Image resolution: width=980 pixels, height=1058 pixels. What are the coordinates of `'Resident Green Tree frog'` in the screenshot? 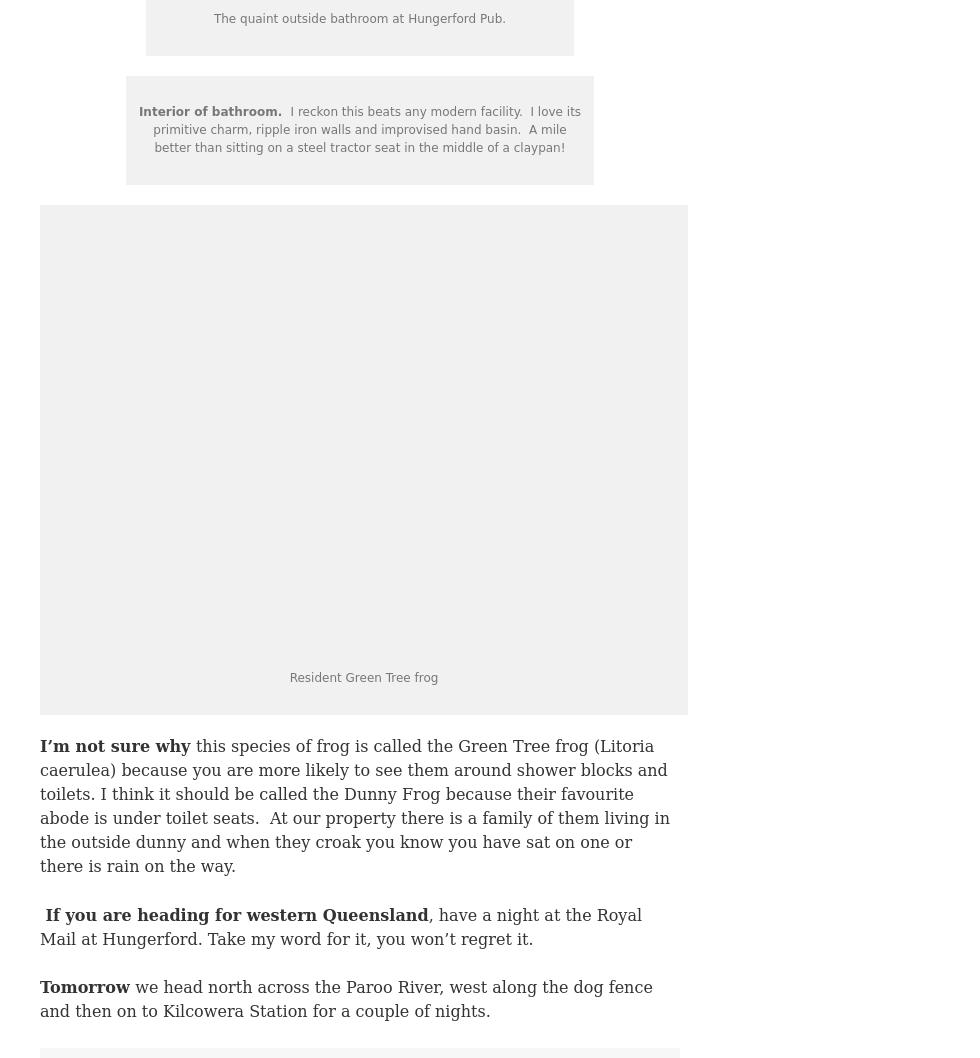 It's located at (363, 676).